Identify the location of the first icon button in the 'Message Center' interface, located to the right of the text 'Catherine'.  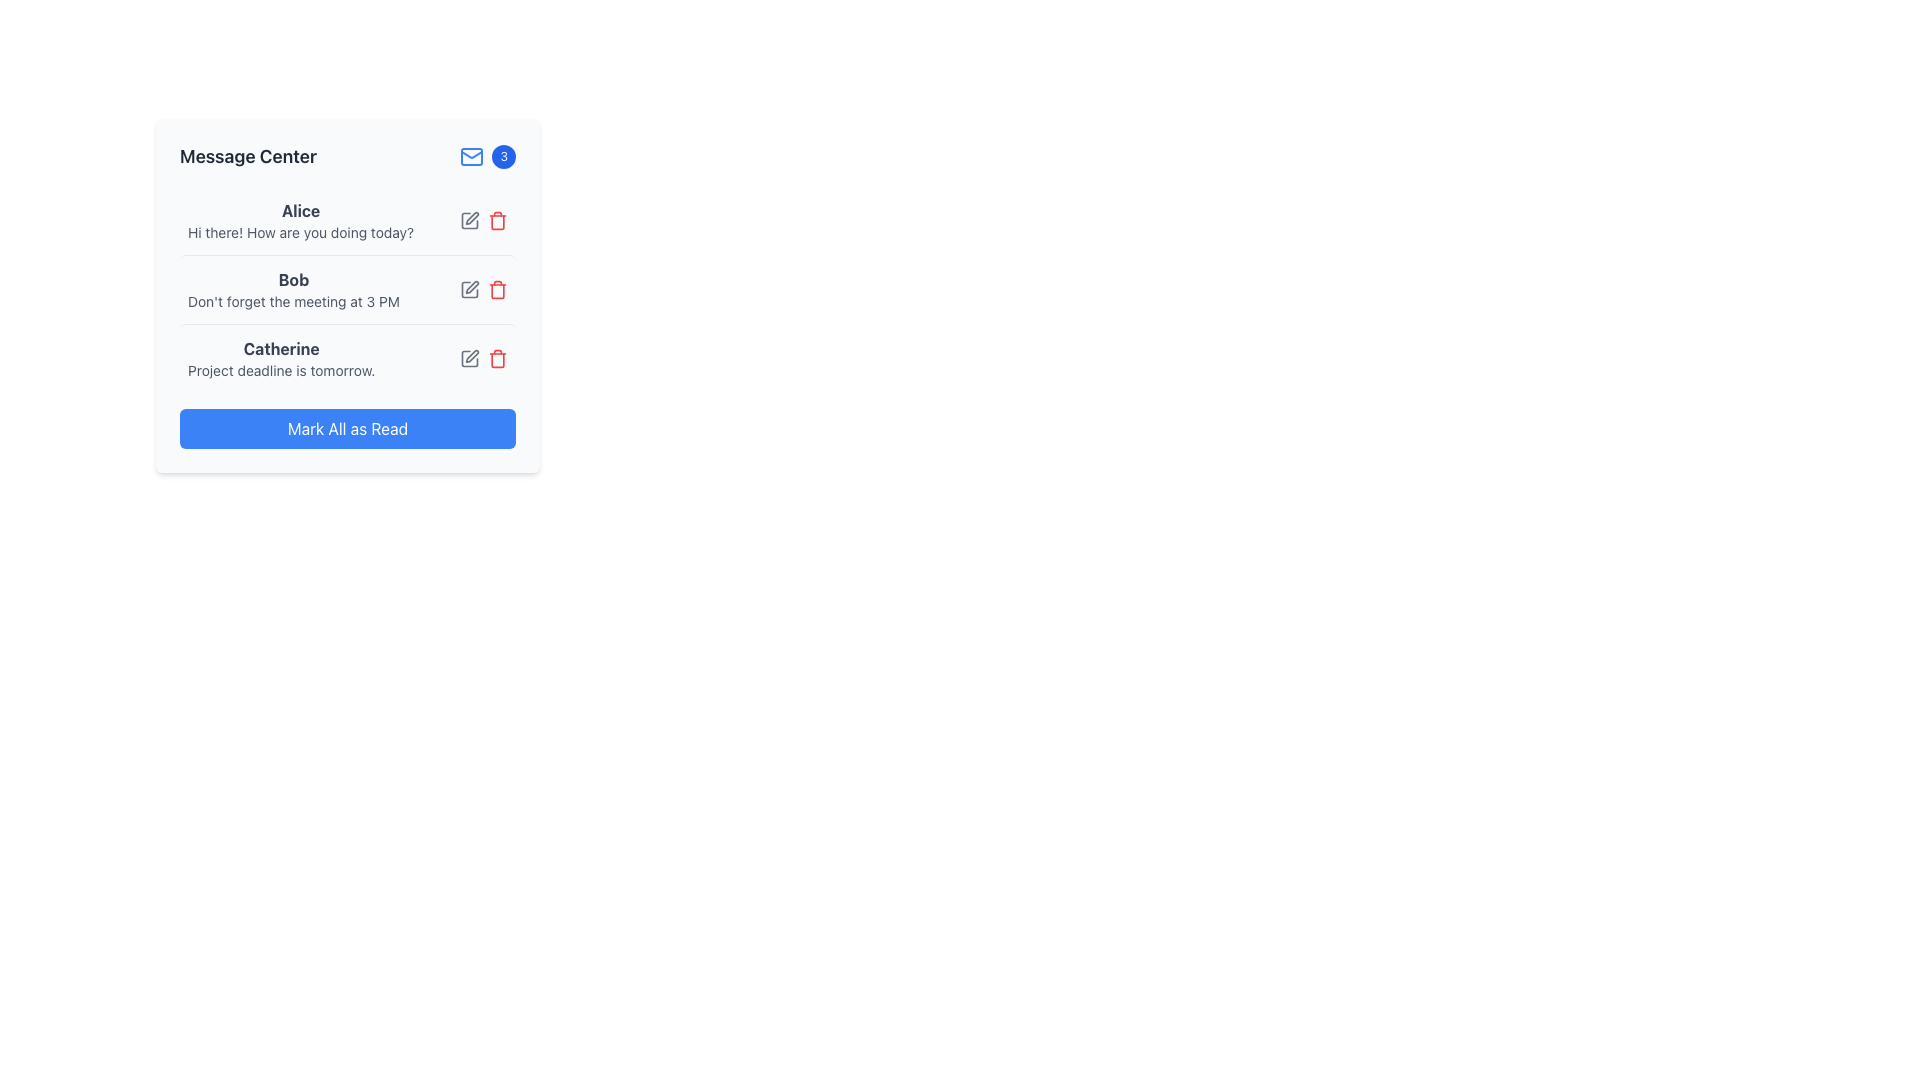
(469, 357).